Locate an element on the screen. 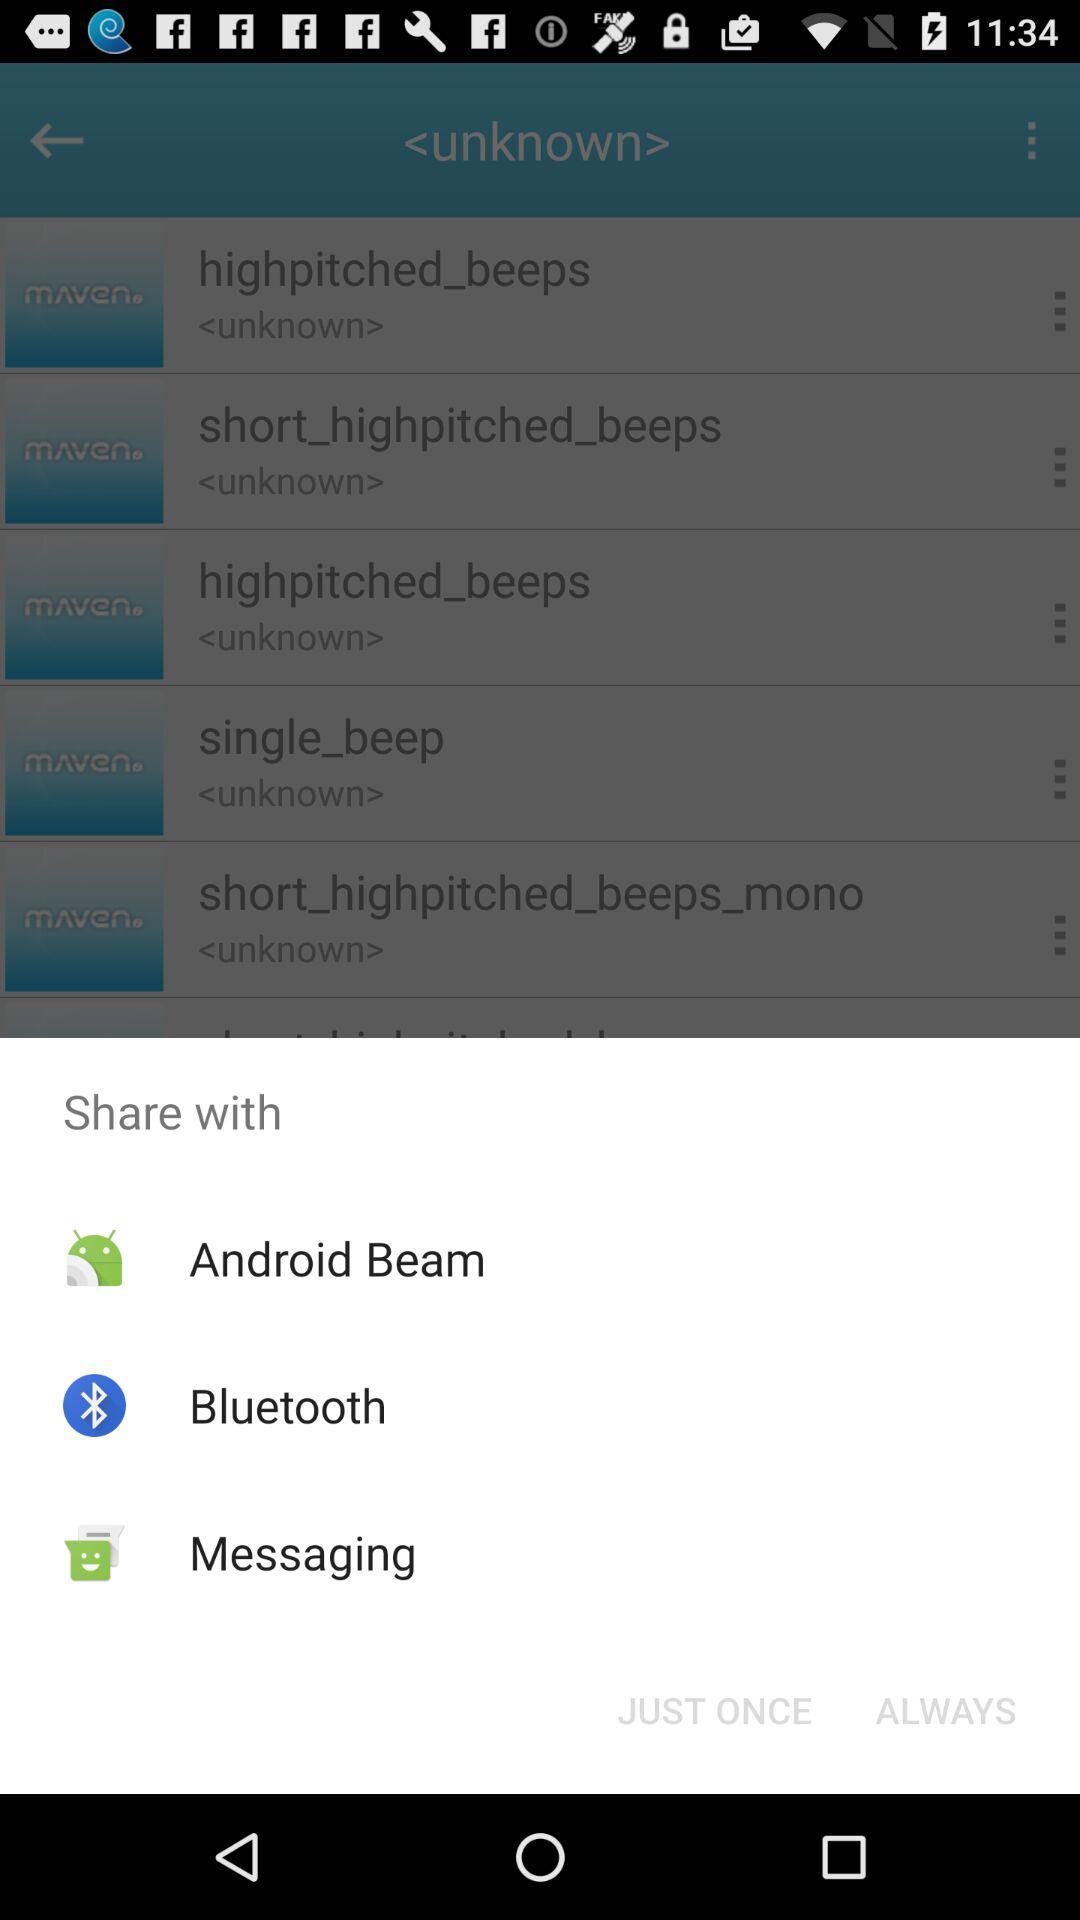 This screenshot has width=1080, height=1920. the bluetooth is located at coordinates (288, 1404).